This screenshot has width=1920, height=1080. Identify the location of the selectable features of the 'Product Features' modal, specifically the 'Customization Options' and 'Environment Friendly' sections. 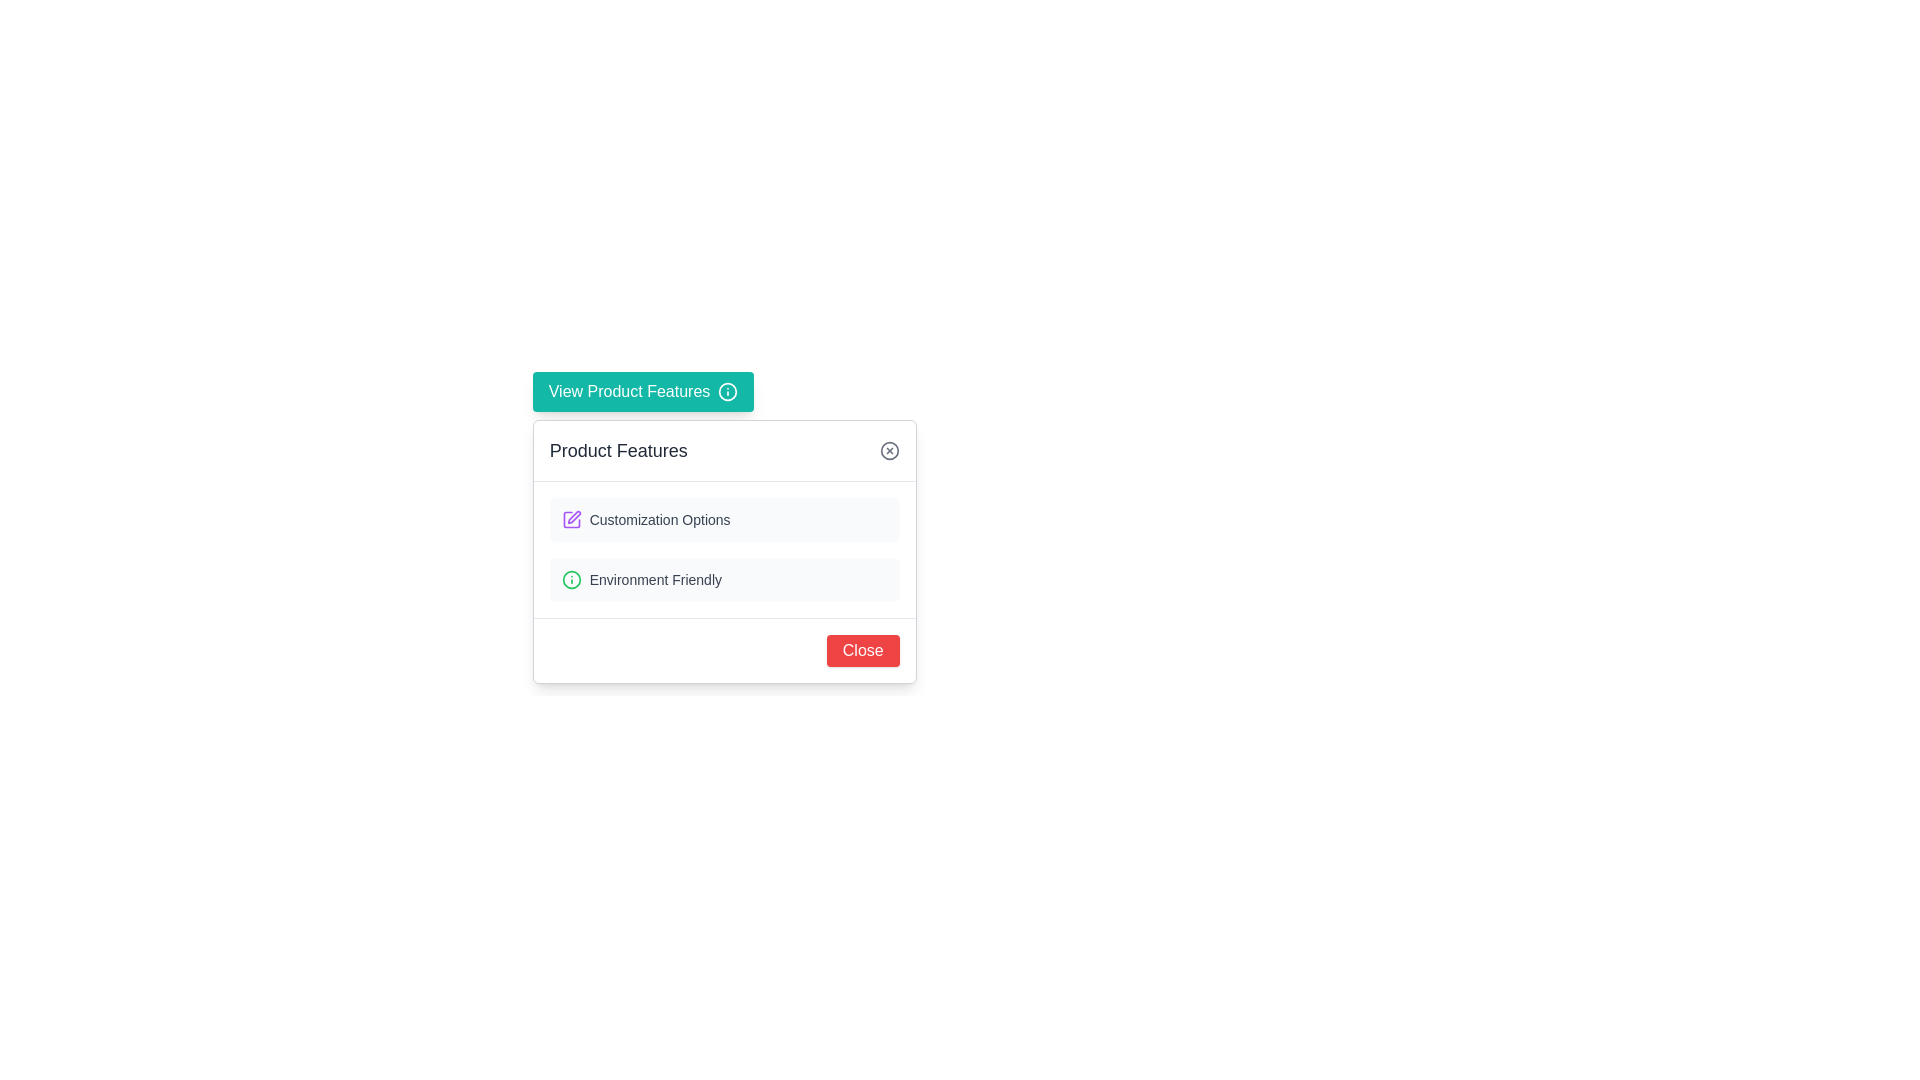
(723, 550).